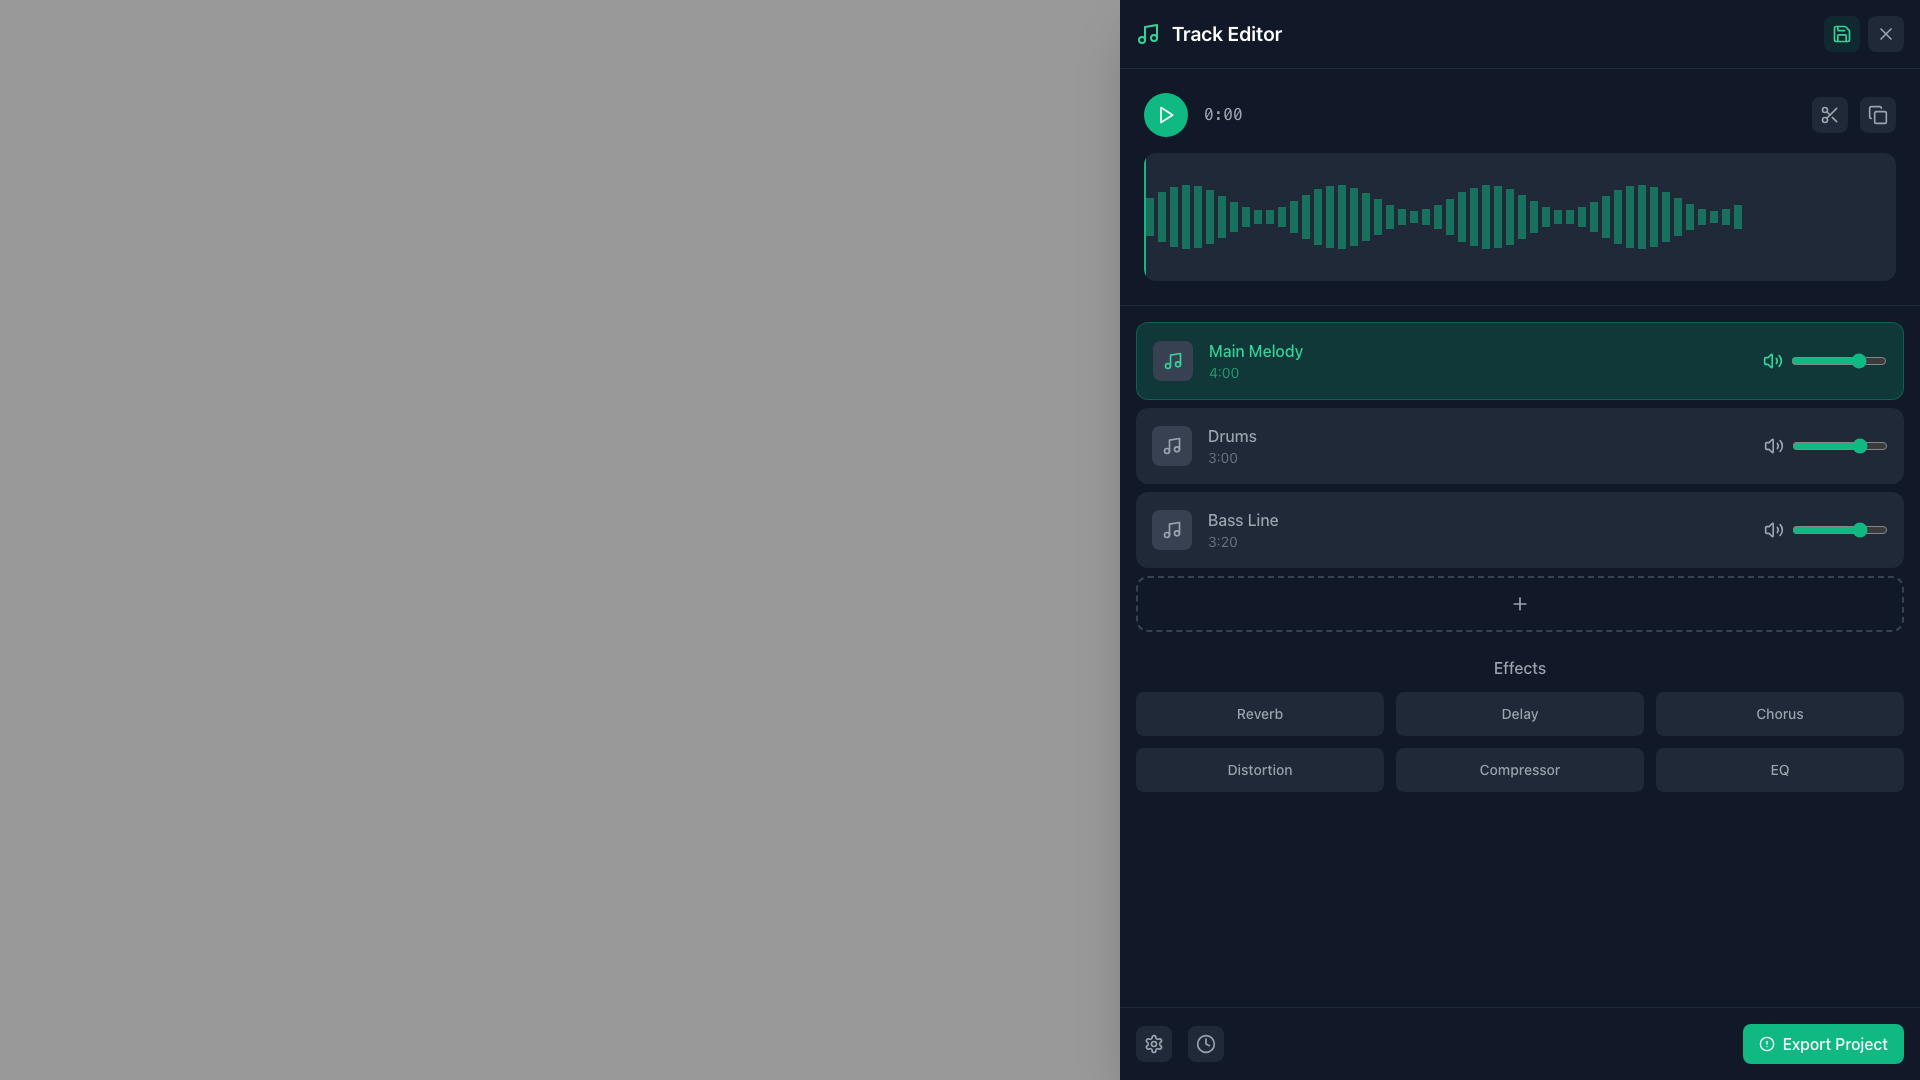 Image resolution: width=1920 pixels, height=1080 pixels. Describe the element at coordinates (1796, 528) in the screenshot. I see `the slider value` at that location.